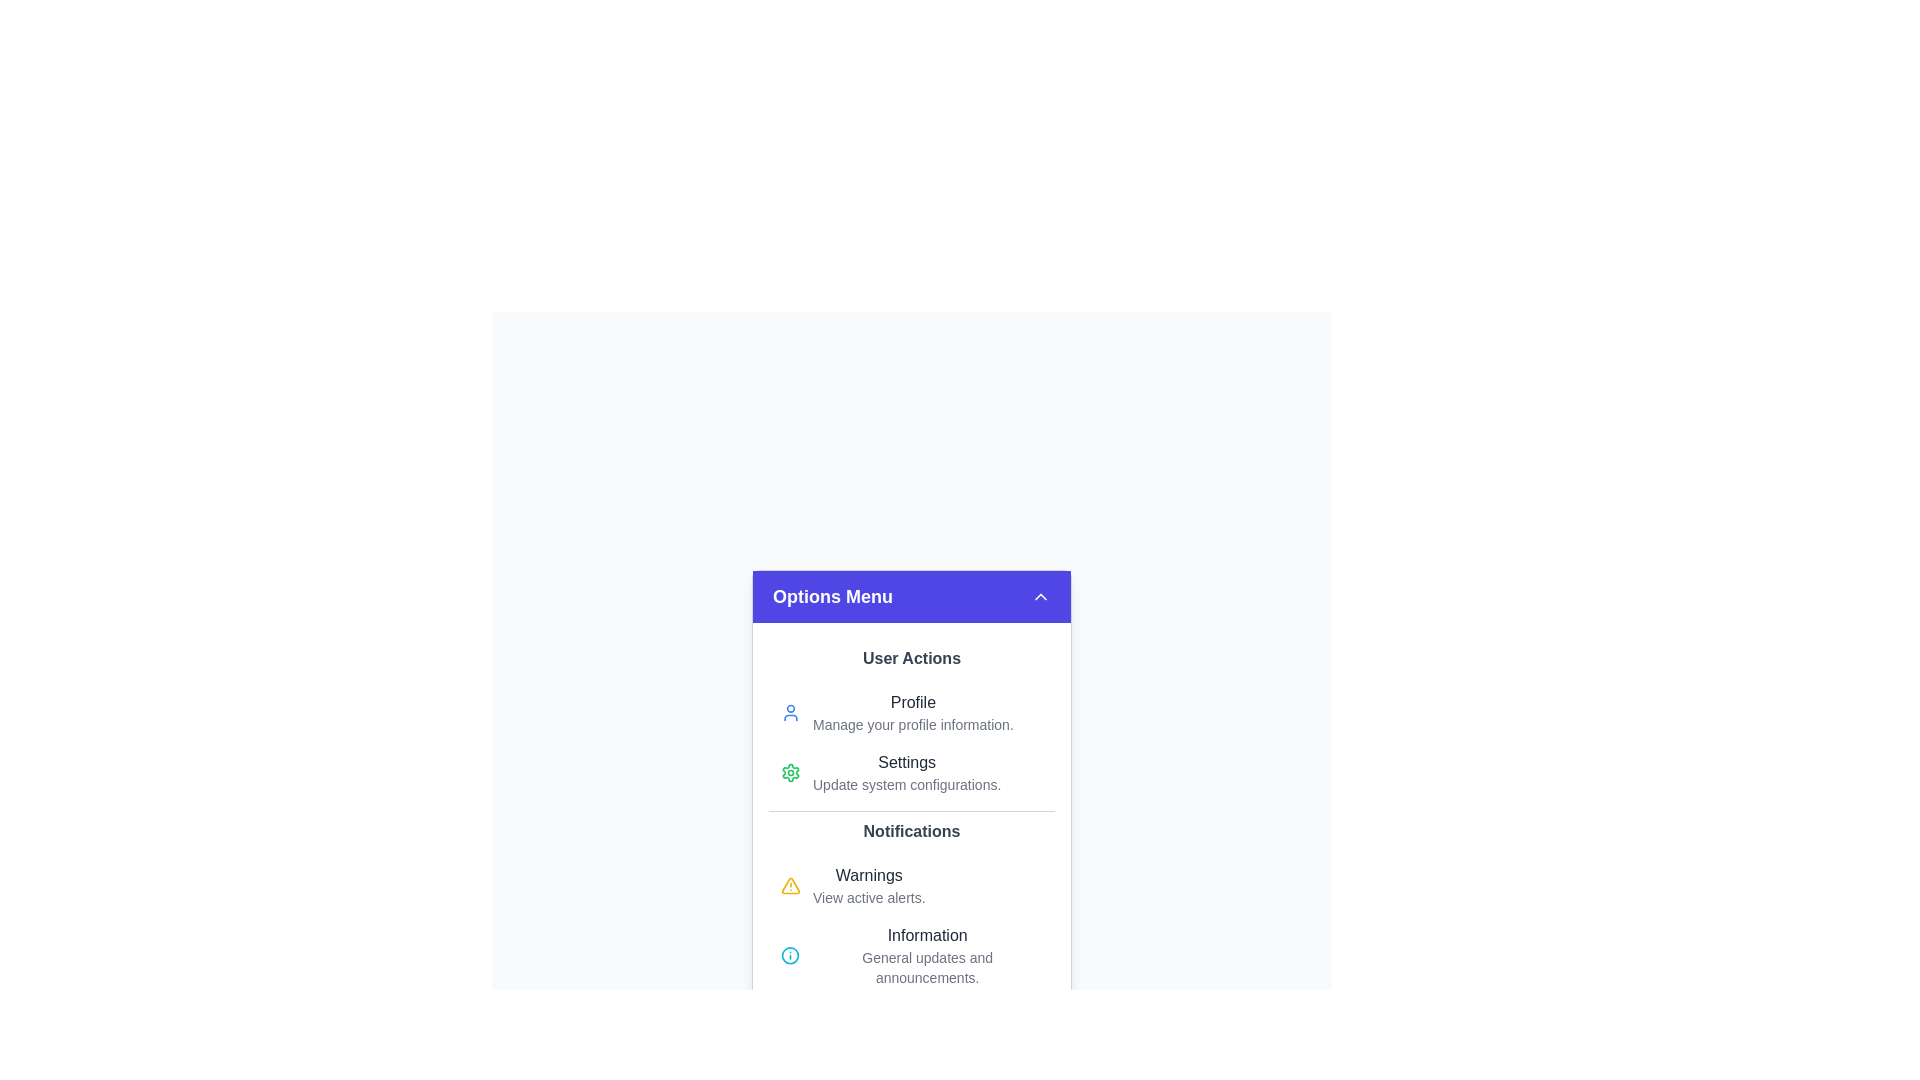 This screenshot has height=1080, width=1920. What do you see at coordinates (911, 885) in the screenshot?
I see `the first clickable list item under the 'Notifications' section` at bounding box center [911, 885].